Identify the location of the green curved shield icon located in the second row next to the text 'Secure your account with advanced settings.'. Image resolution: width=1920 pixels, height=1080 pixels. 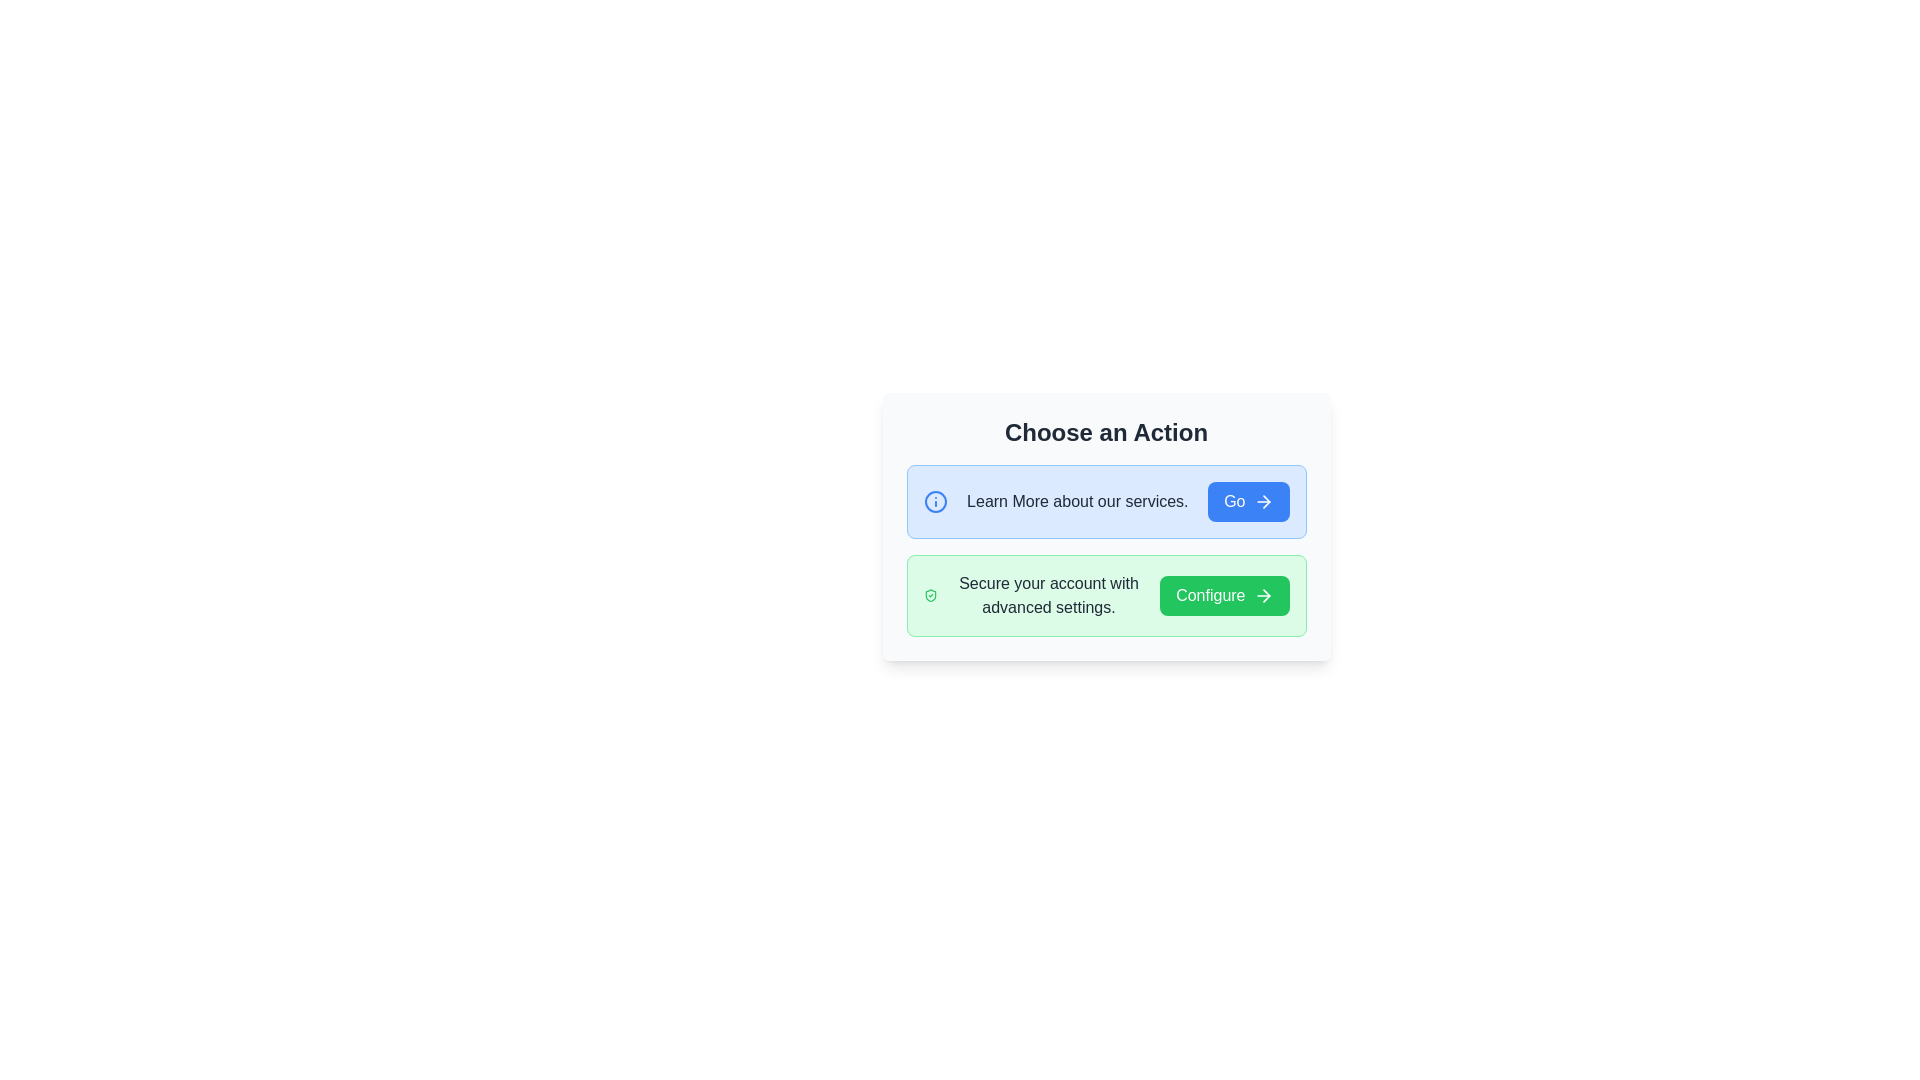
(929, 595).